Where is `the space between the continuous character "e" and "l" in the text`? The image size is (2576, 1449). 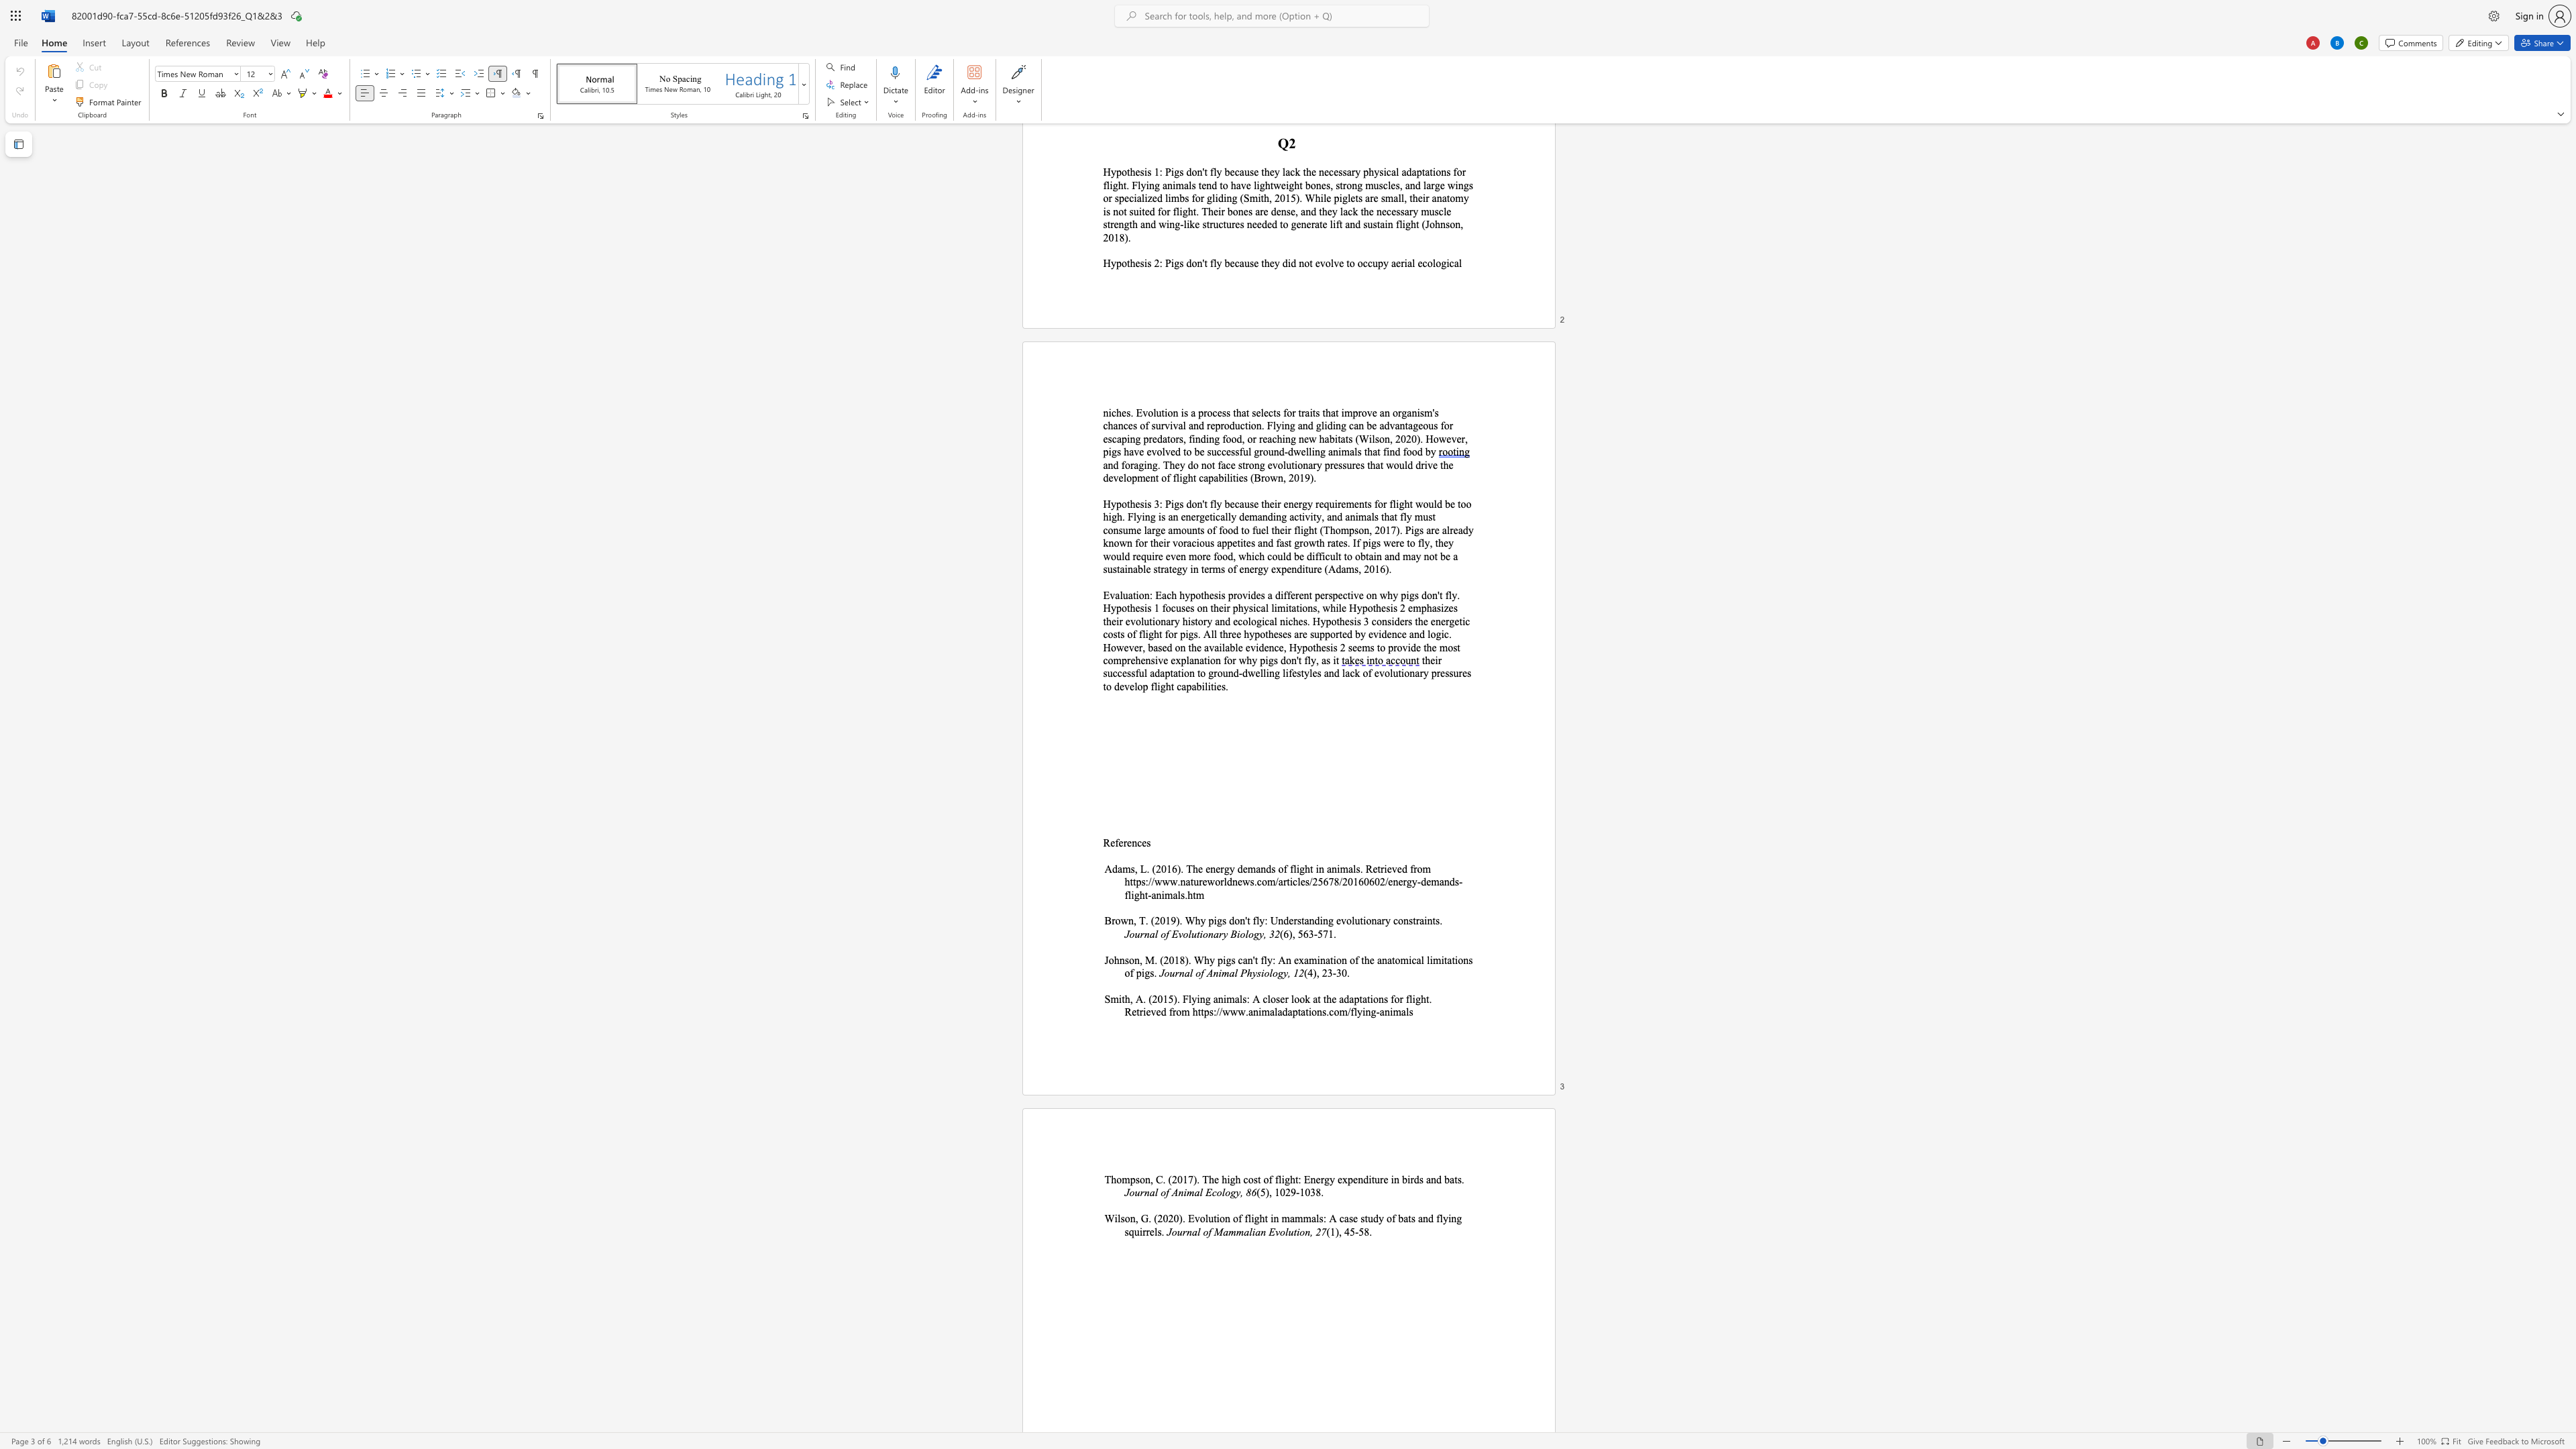 the space between the continuous character "e" and "l" in the text is located at coordinates (1153, 1231).